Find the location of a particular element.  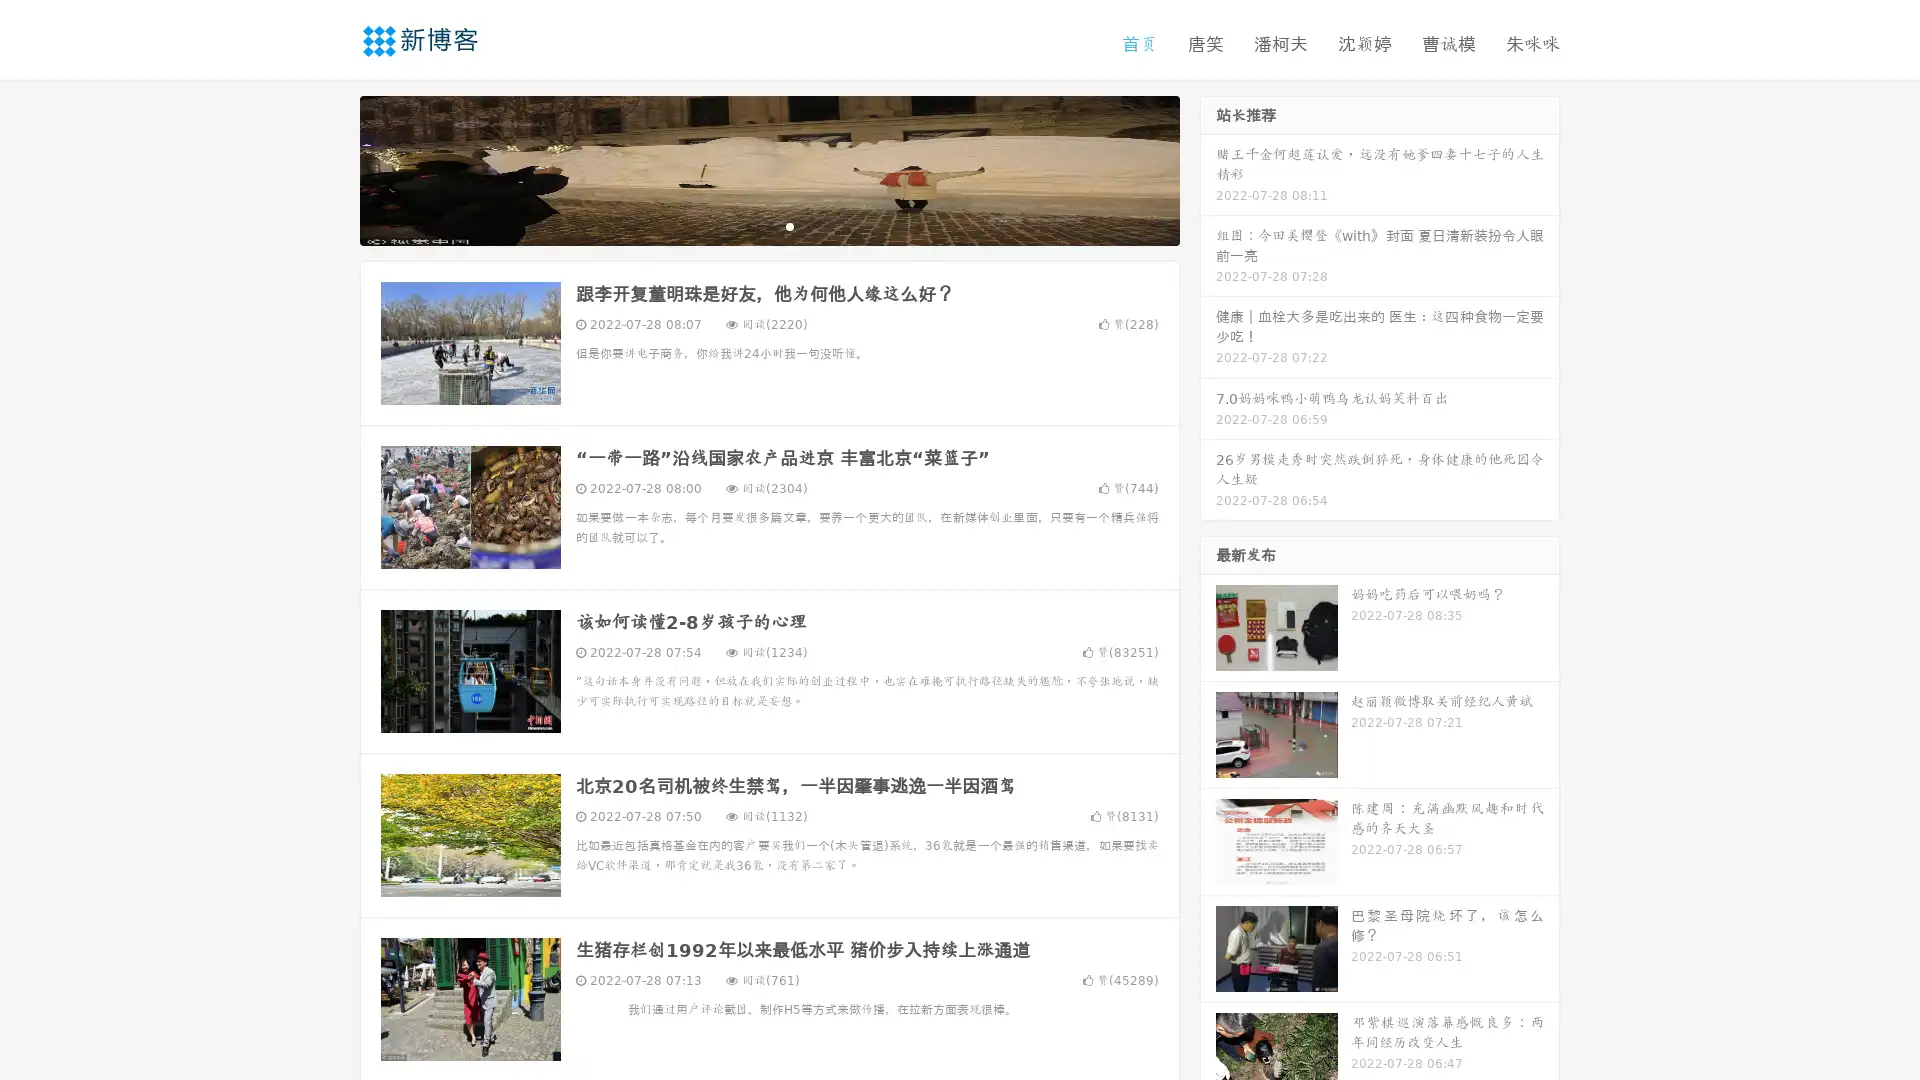

Go to slide 2 is located at coordinates (768, 225).